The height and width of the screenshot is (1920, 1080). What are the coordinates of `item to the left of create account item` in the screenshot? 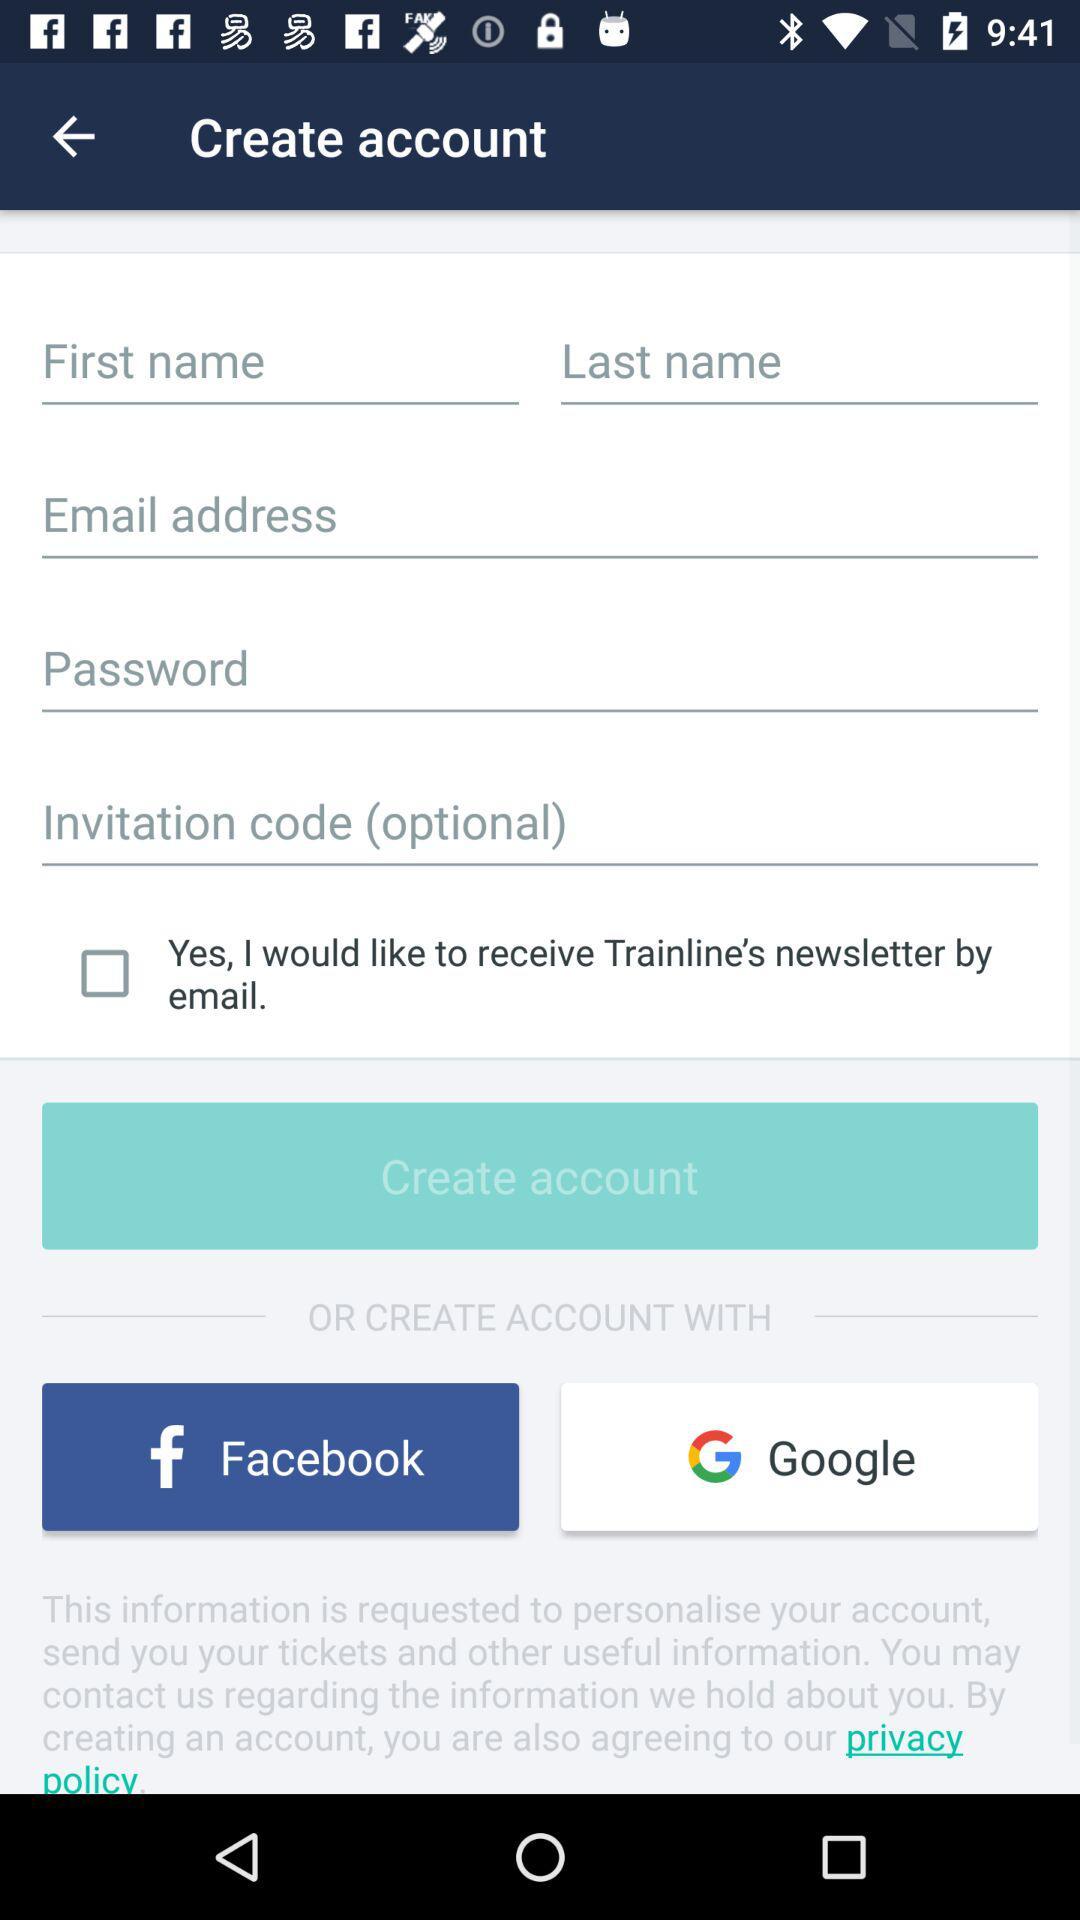 It's located at (72, 135).